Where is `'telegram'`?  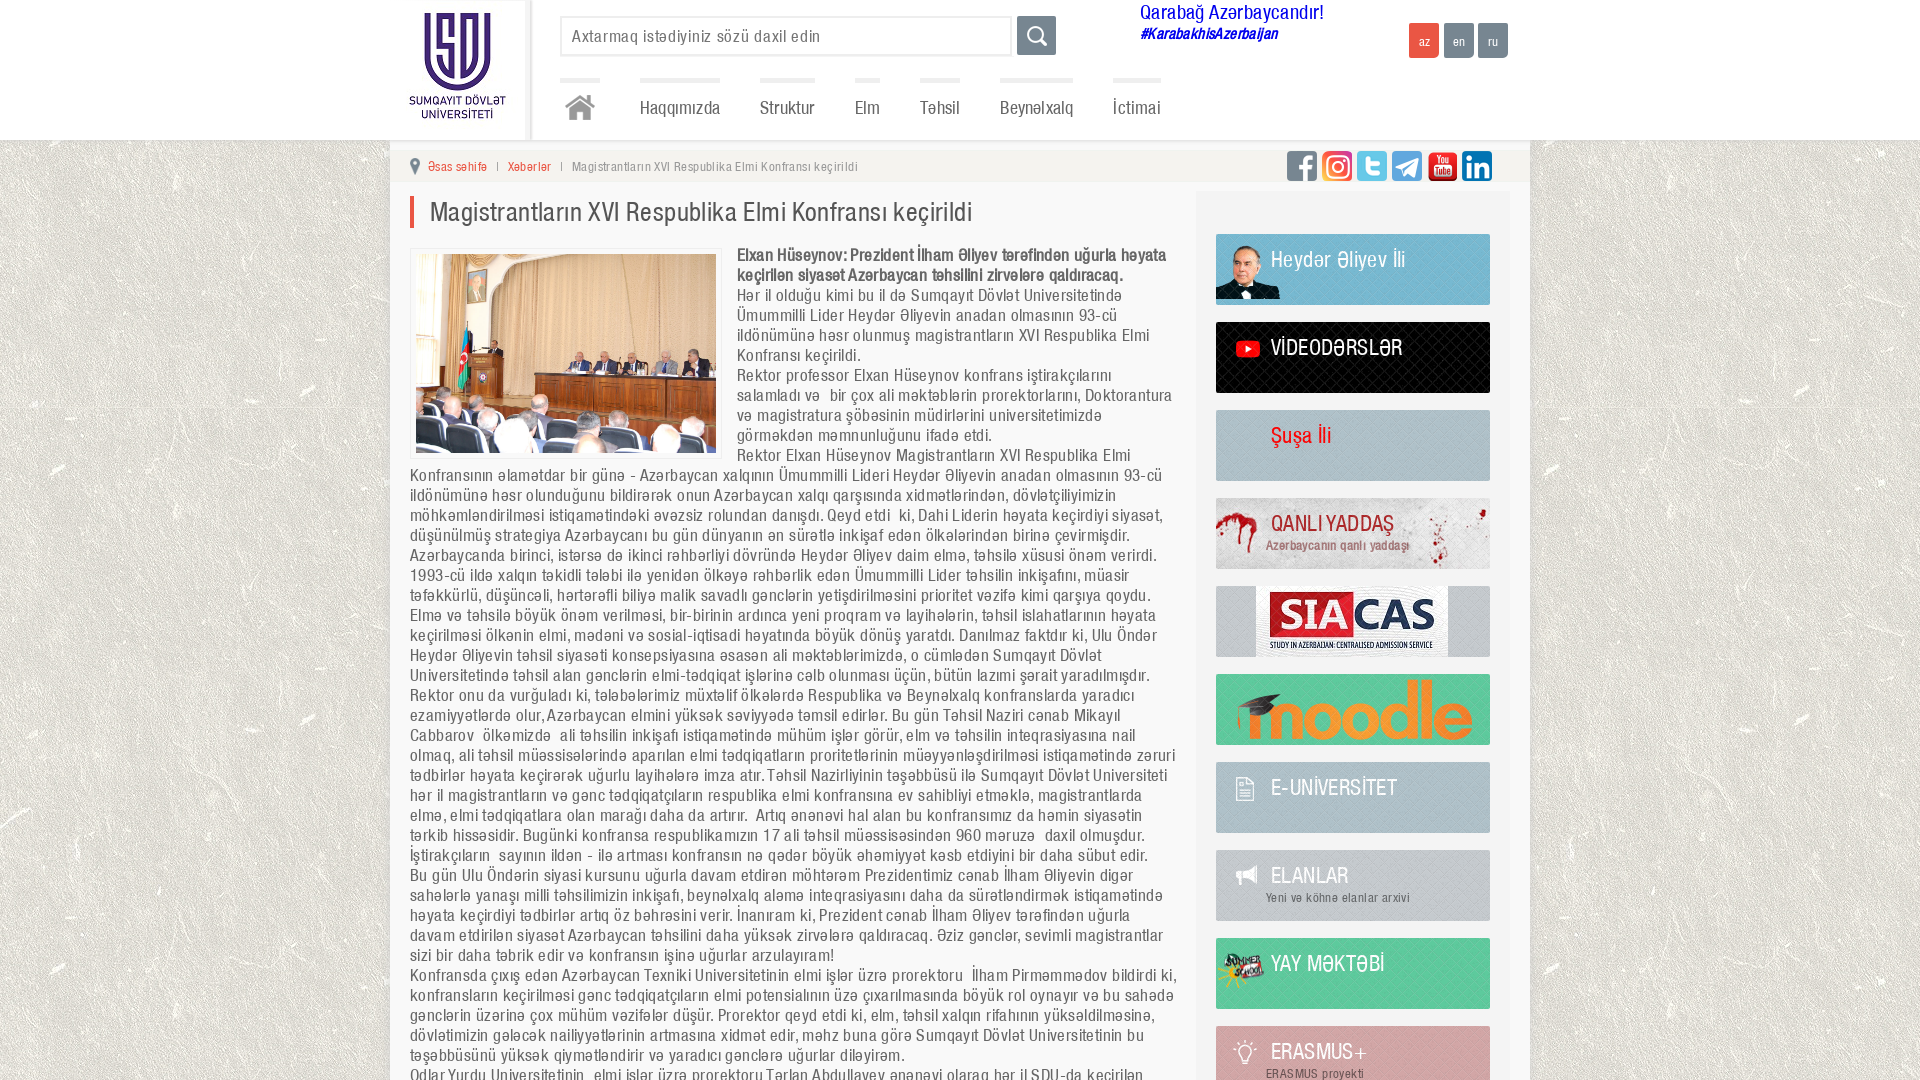 'telegram' is located at coordinates (1405, 164).